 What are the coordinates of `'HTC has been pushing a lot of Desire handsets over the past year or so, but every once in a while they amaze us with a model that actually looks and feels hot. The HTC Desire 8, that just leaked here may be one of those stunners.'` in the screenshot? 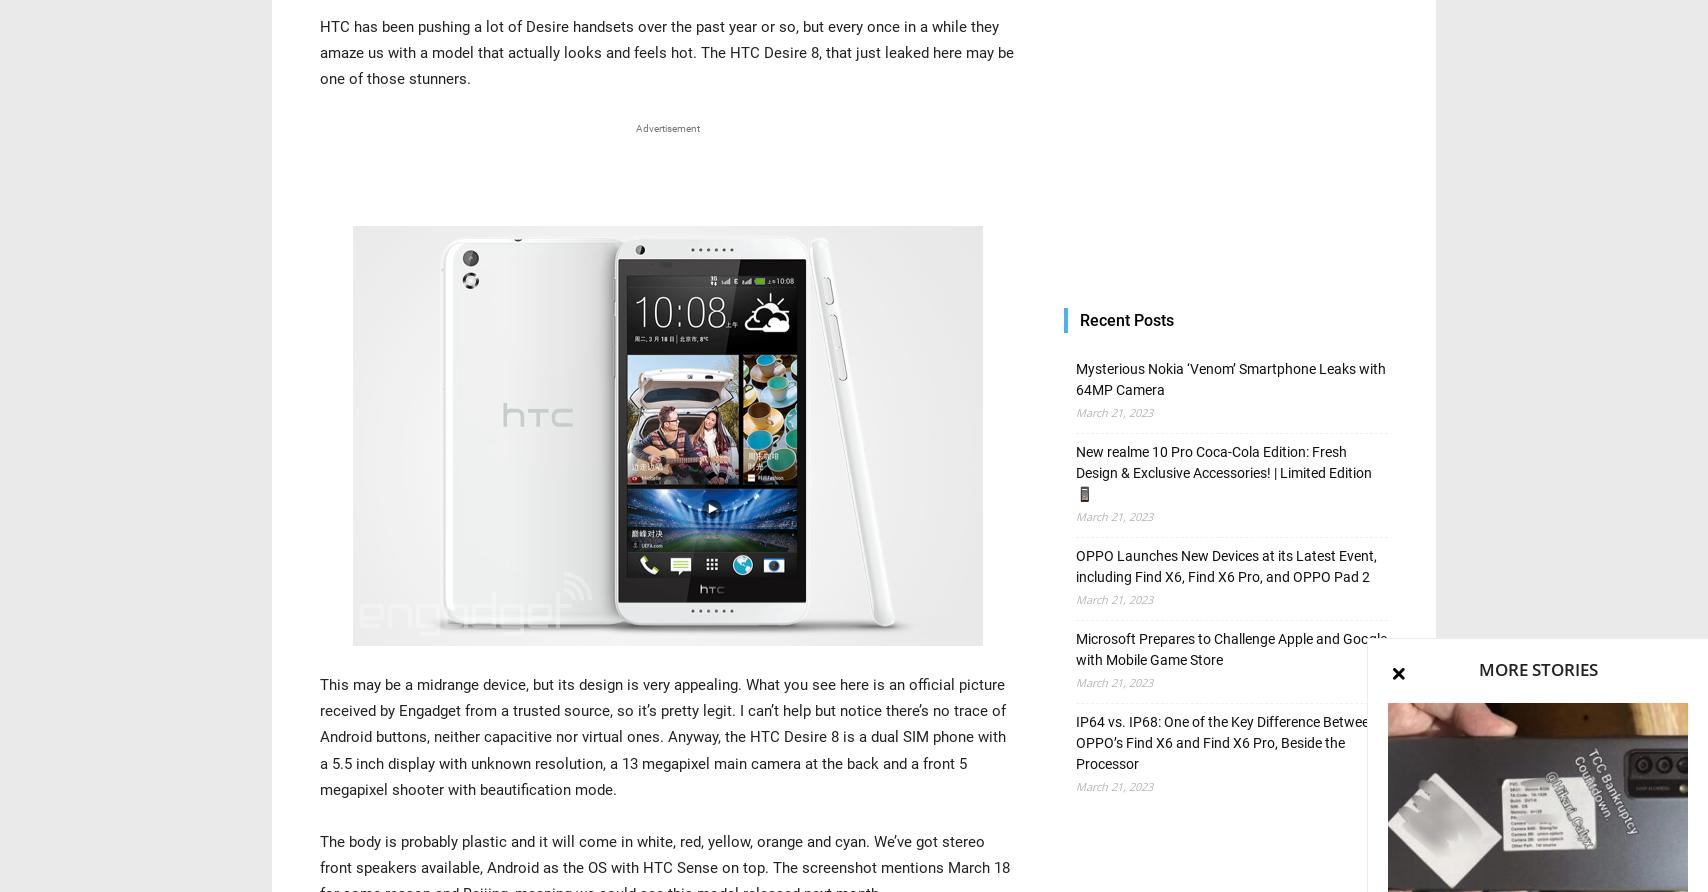 It's located at (666, 52).